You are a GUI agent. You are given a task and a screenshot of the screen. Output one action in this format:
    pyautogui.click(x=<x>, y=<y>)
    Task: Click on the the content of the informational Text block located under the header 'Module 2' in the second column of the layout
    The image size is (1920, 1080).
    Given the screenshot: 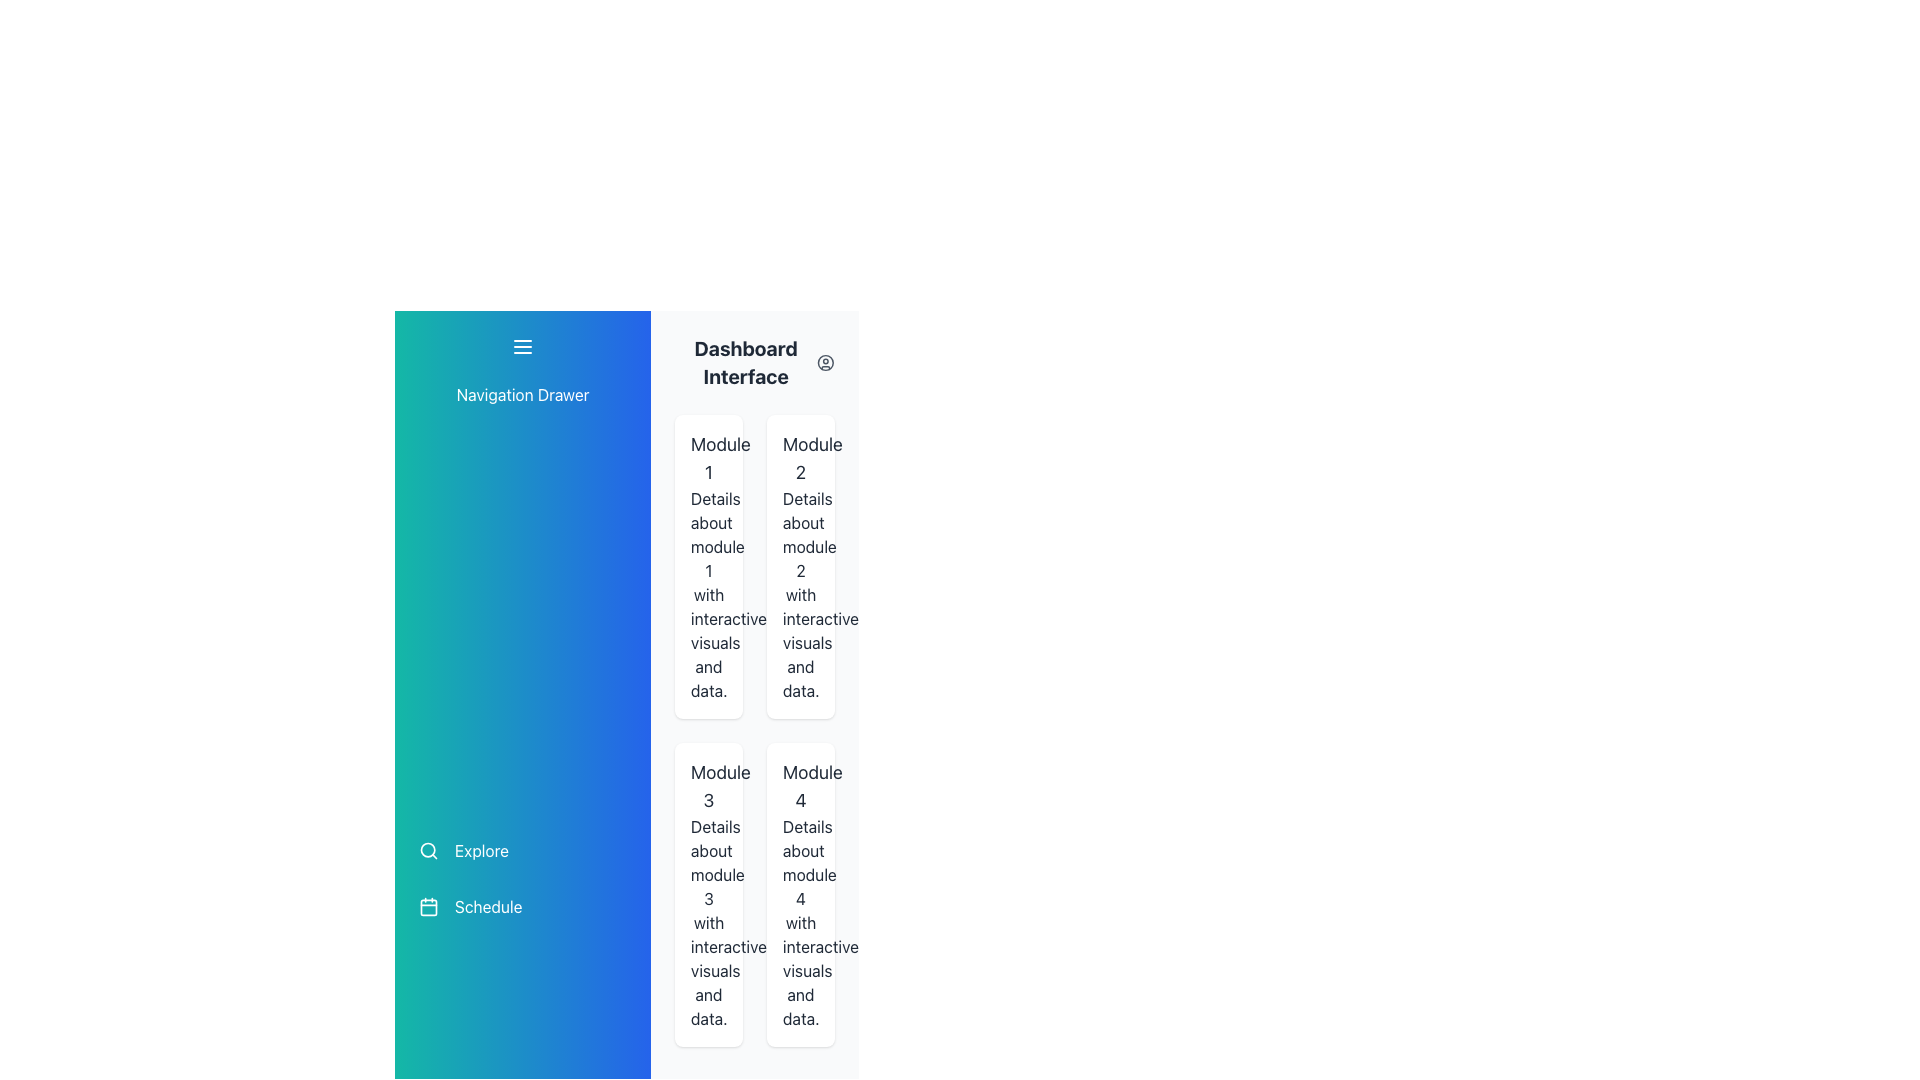 What is the action you would take?
    pyautogui.click(x=801, y=593)
    